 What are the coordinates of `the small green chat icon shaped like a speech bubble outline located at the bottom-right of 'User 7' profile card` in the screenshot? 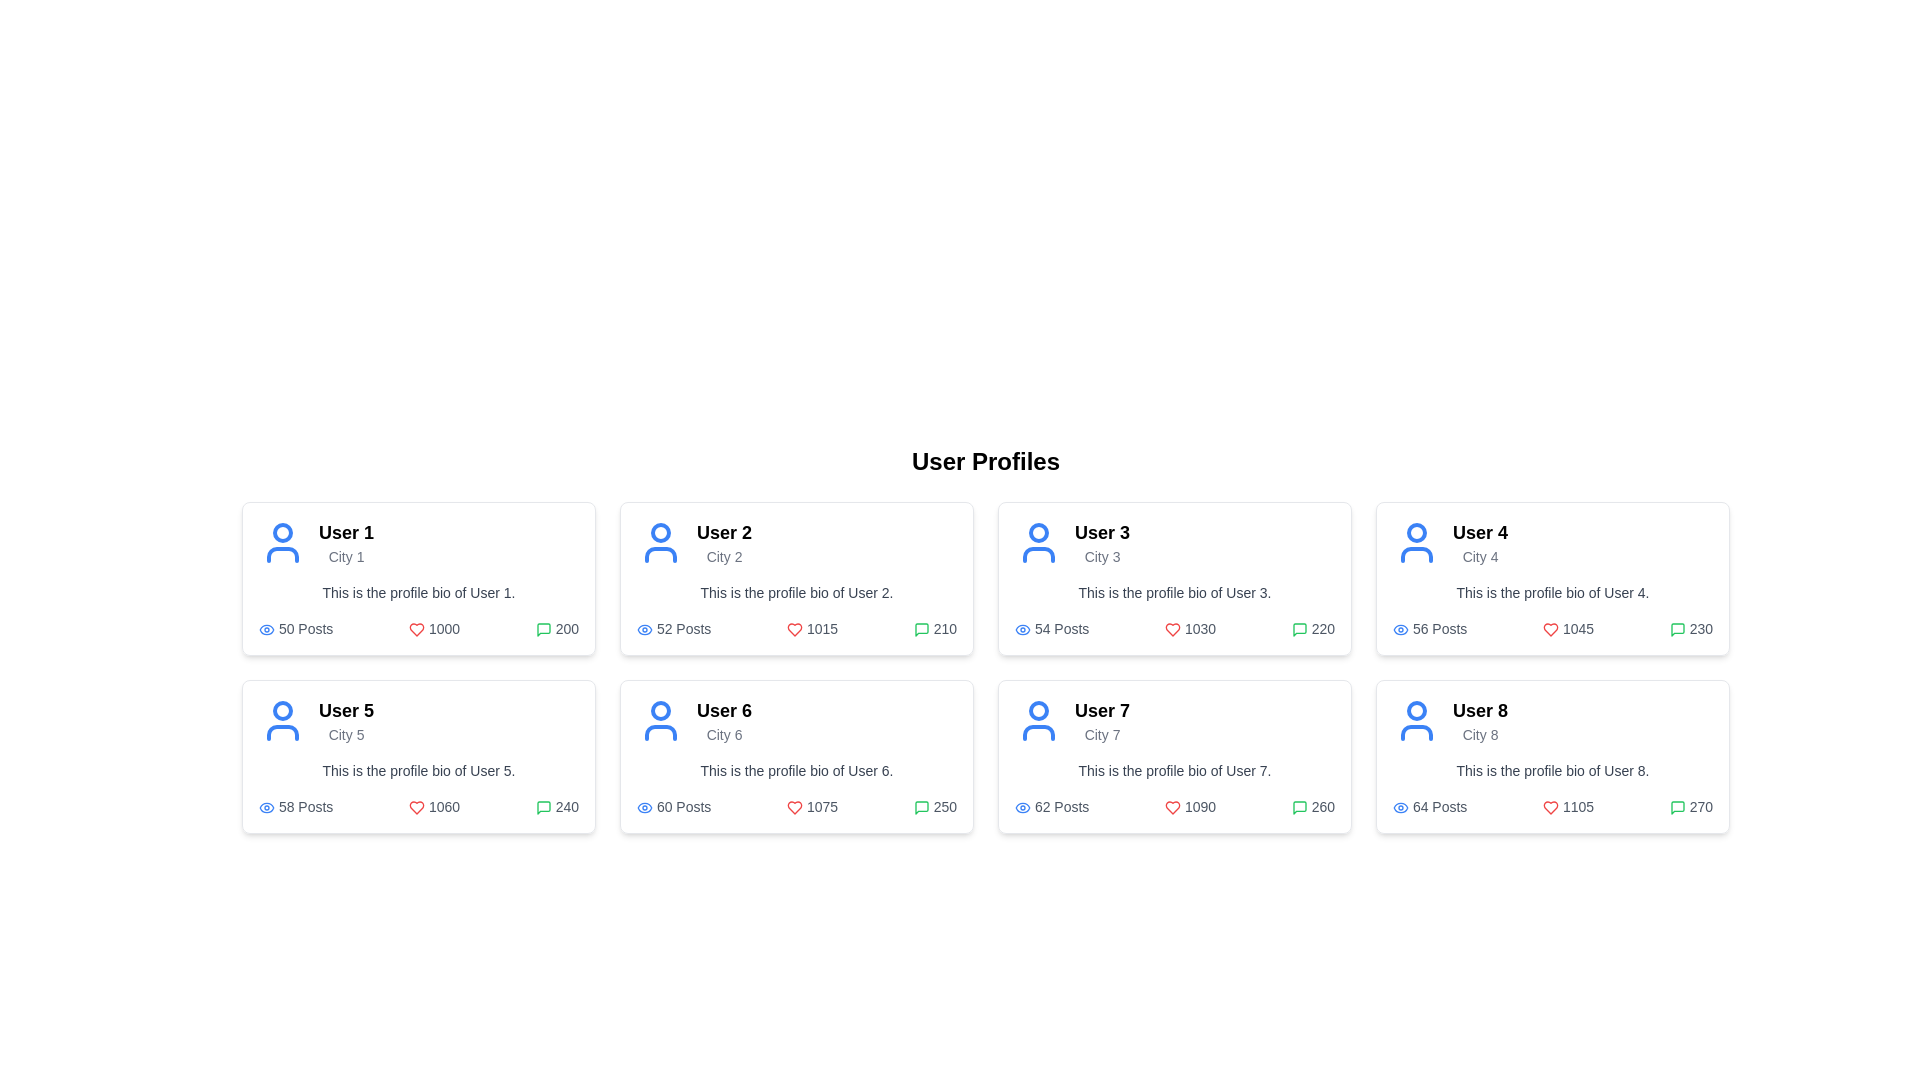 It's located at (920, 807).